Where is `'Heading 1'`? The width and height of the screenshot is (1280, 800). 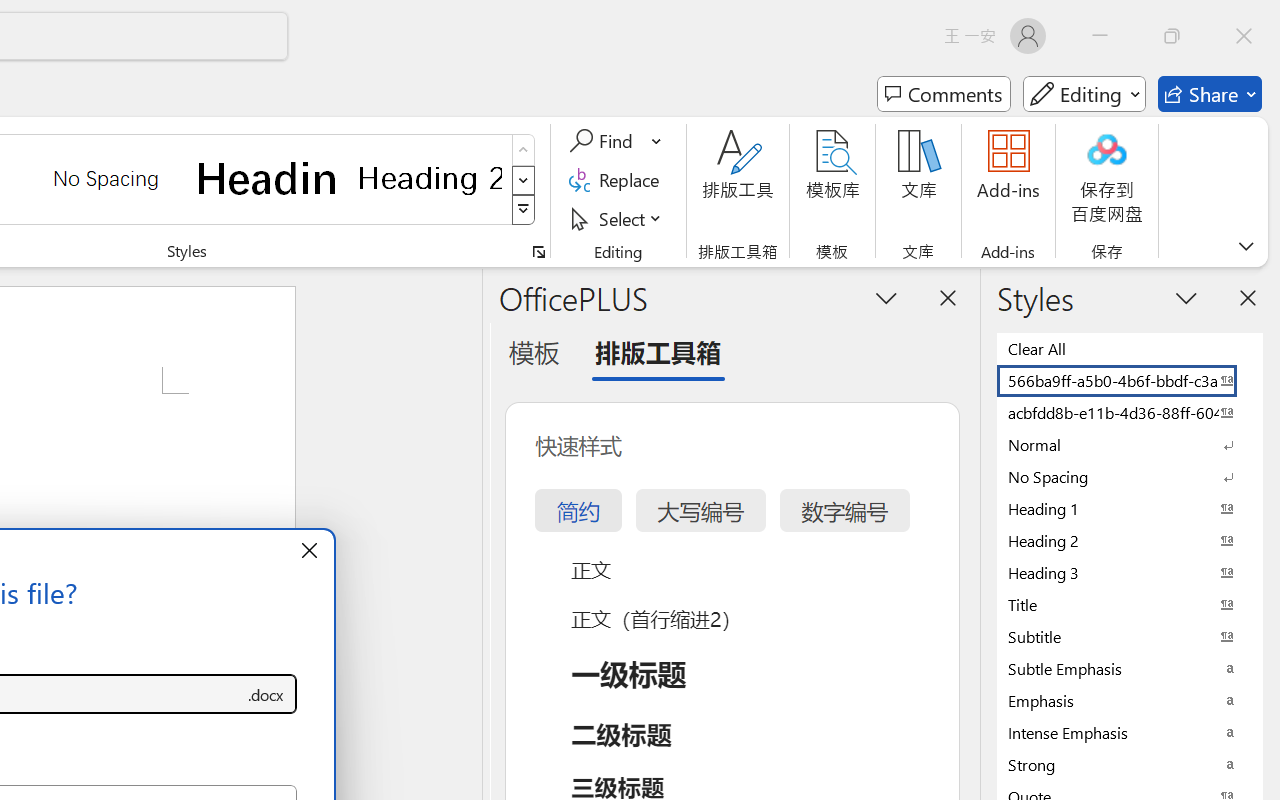
'Heading 1' is located at coordinates (267, 177).